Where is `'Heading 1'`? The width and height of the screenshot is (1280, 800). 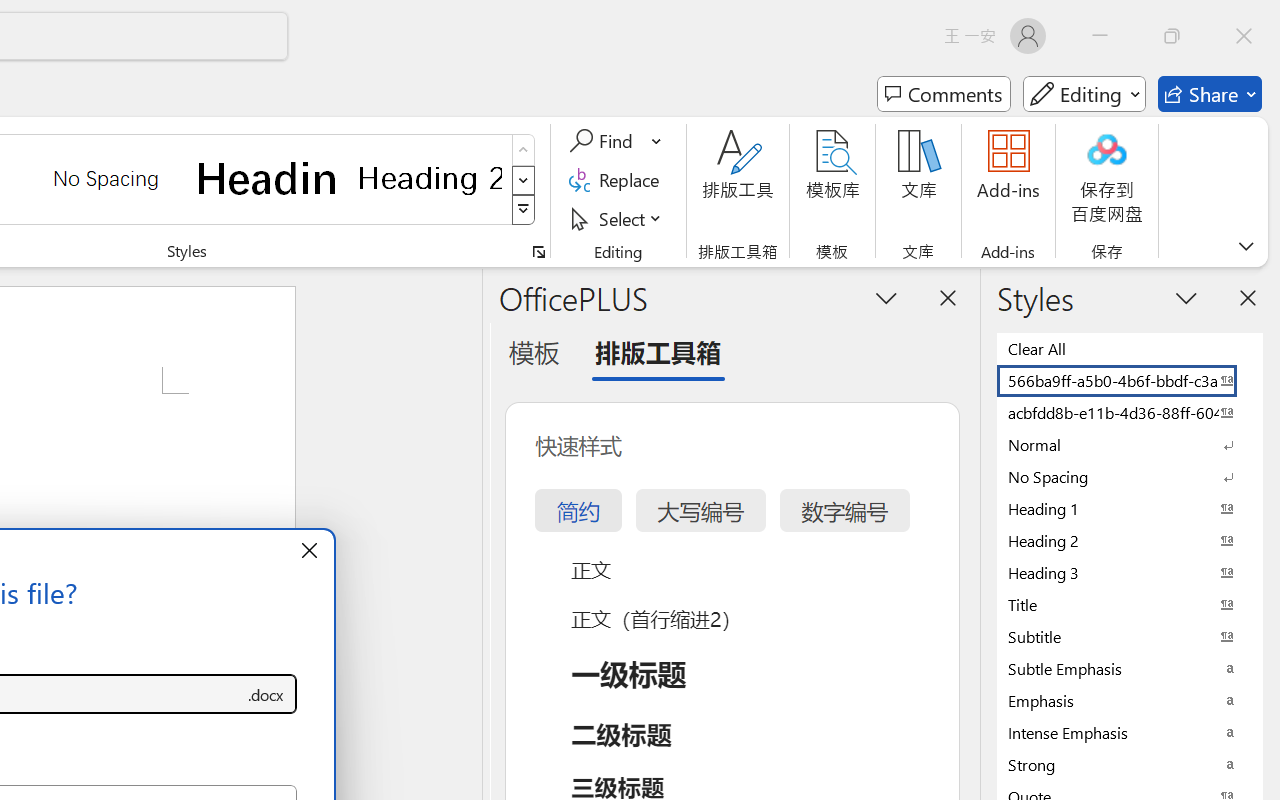
'Heading 1' is located at coordinates (267, 177).